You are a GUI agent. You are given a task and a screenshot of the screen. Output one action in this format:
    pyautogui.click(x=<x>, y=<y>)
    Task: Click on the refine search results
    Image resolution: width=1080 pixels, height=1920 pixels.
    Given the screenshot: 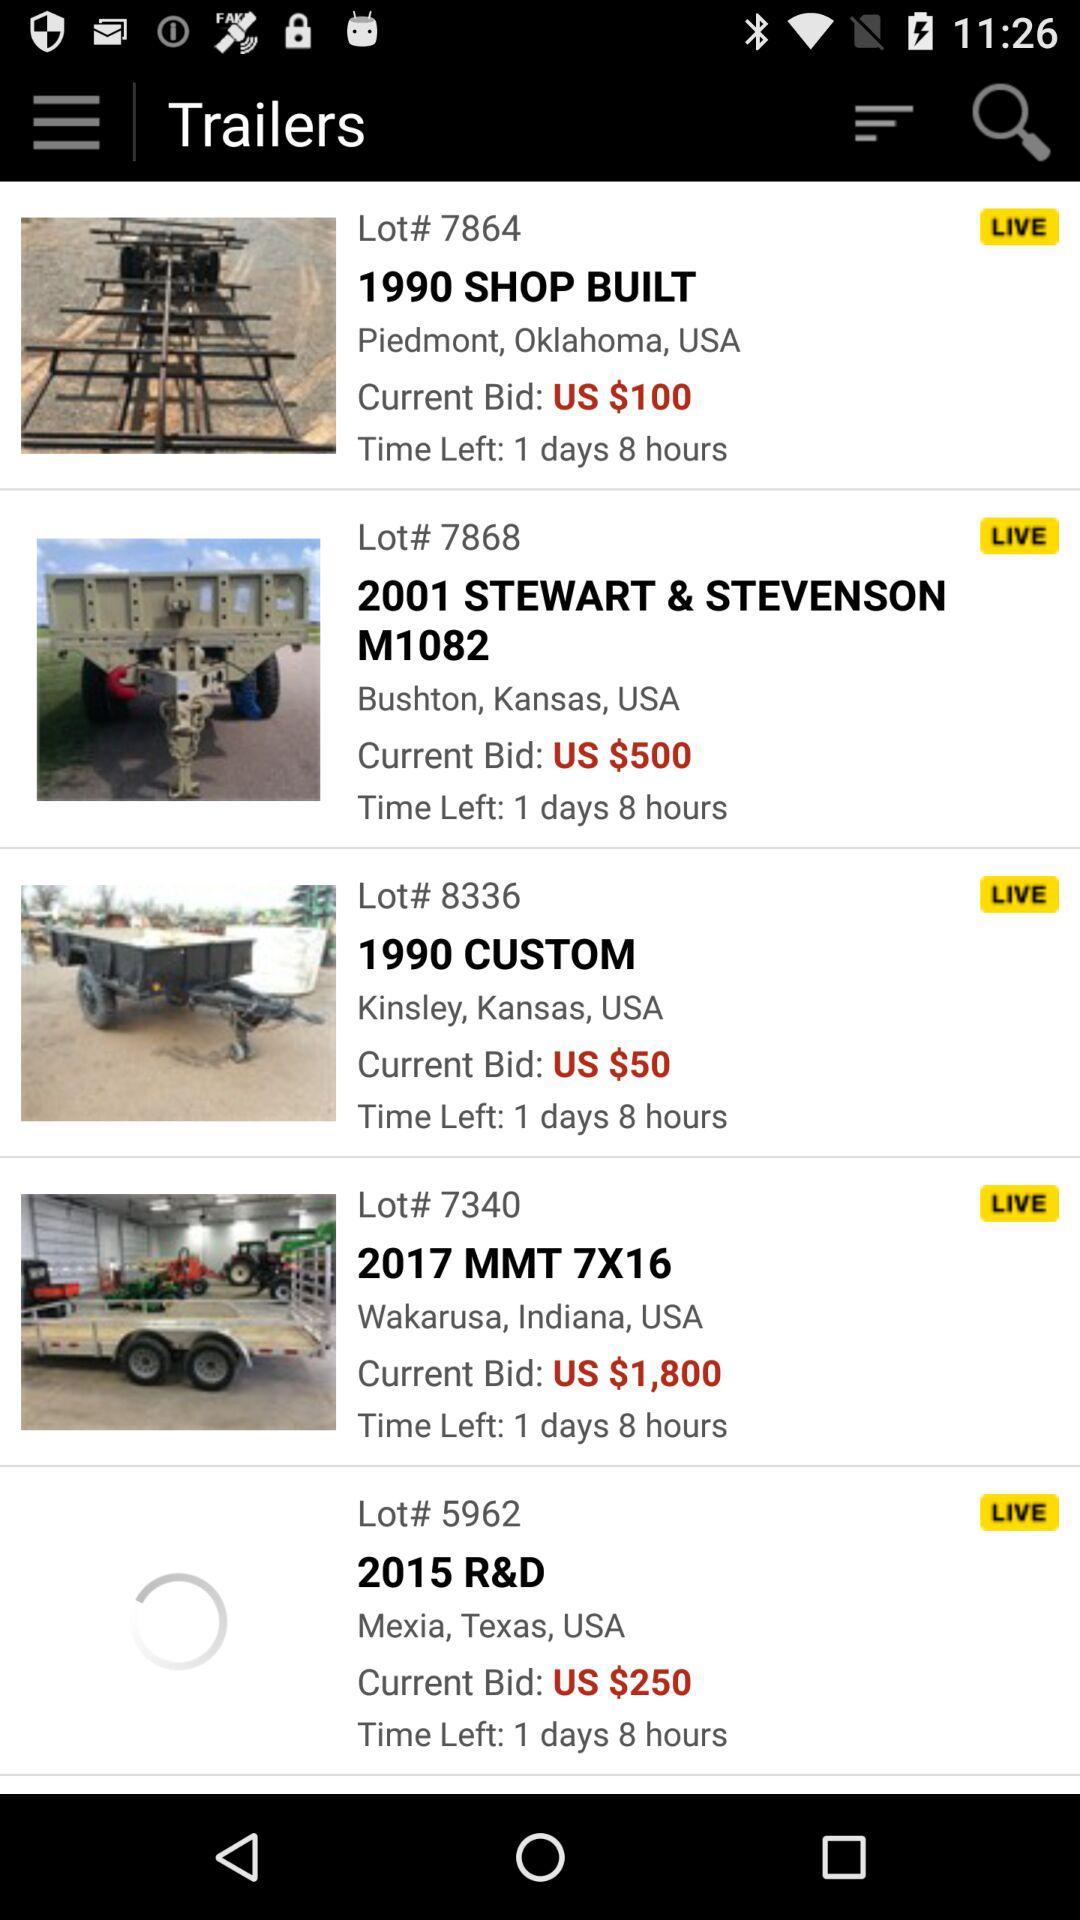 What is the action you would take?
    pyautogui.click(x=881, y=121)
    